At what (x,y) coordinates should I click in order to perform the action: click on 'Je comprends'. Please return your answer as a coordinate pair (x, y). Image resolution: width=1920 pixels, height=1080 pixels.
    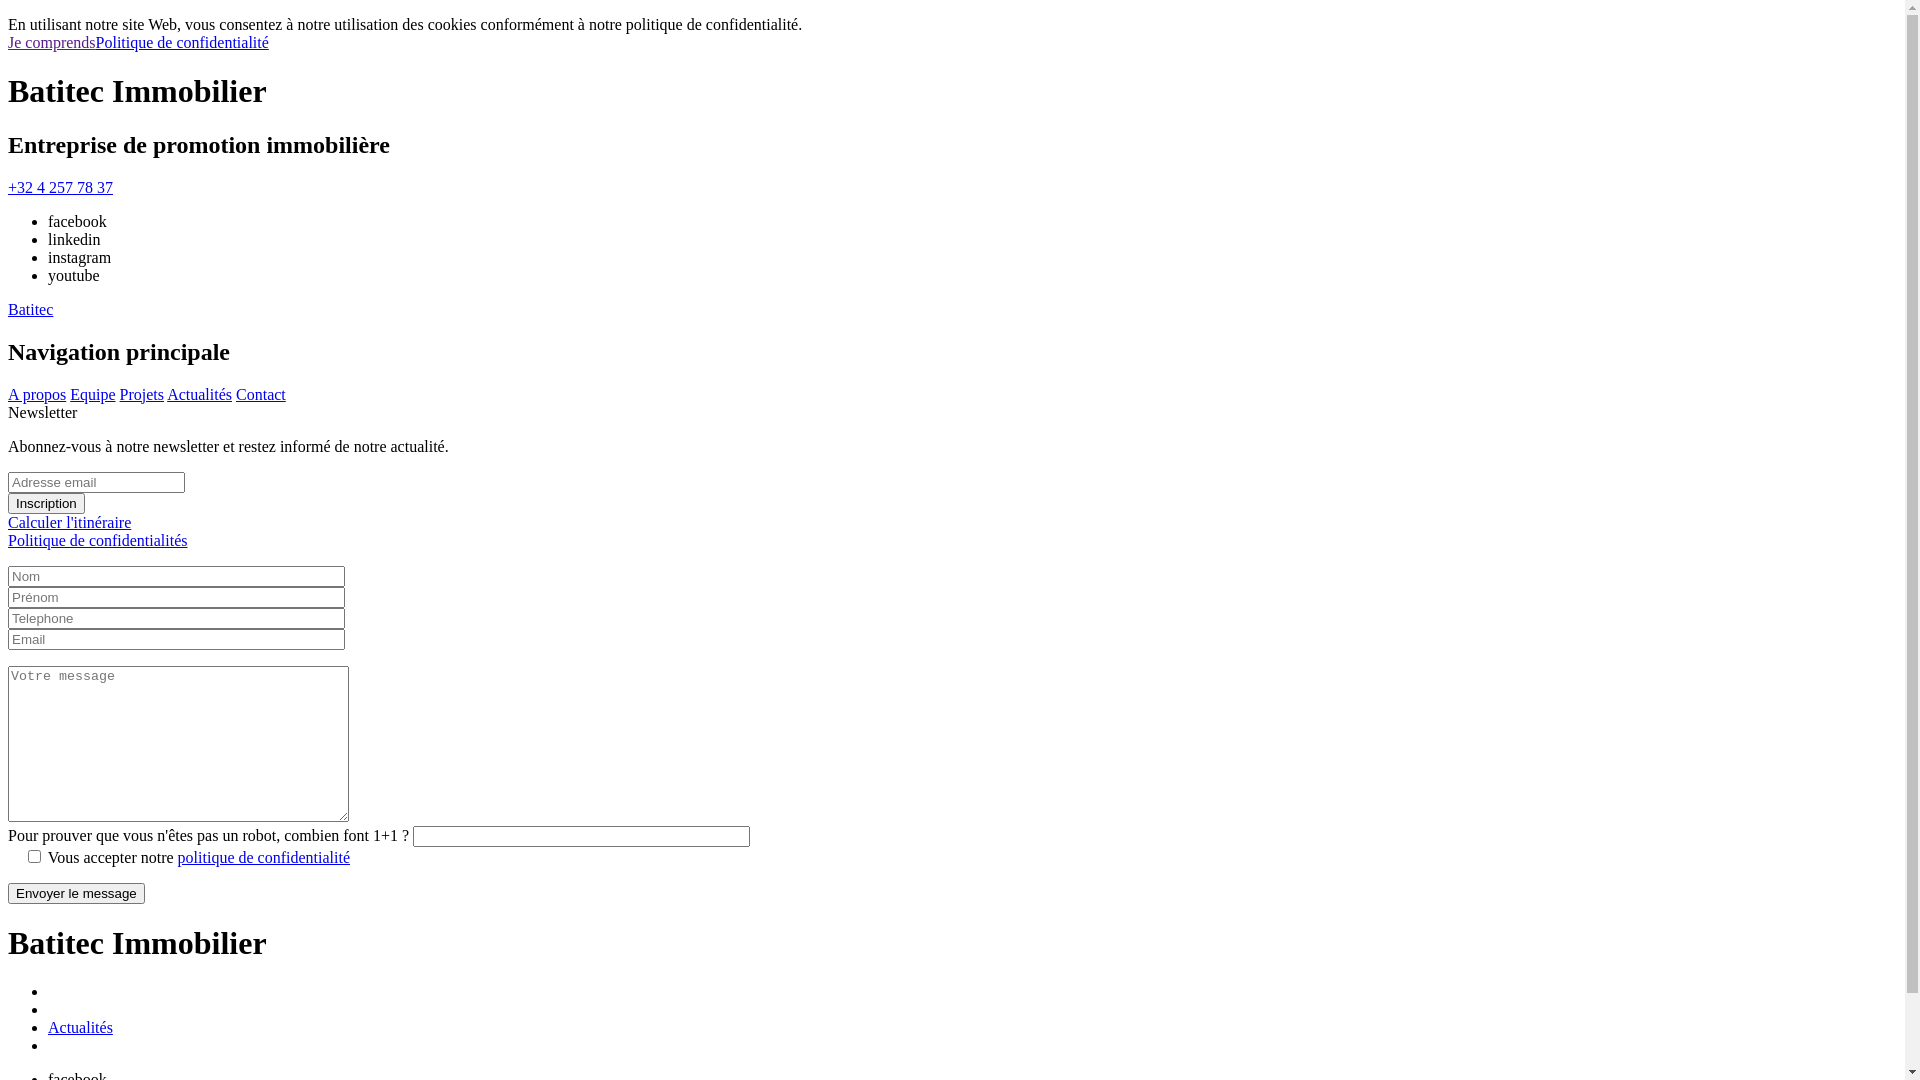
    Looking at the image, I should click on (52, 42).